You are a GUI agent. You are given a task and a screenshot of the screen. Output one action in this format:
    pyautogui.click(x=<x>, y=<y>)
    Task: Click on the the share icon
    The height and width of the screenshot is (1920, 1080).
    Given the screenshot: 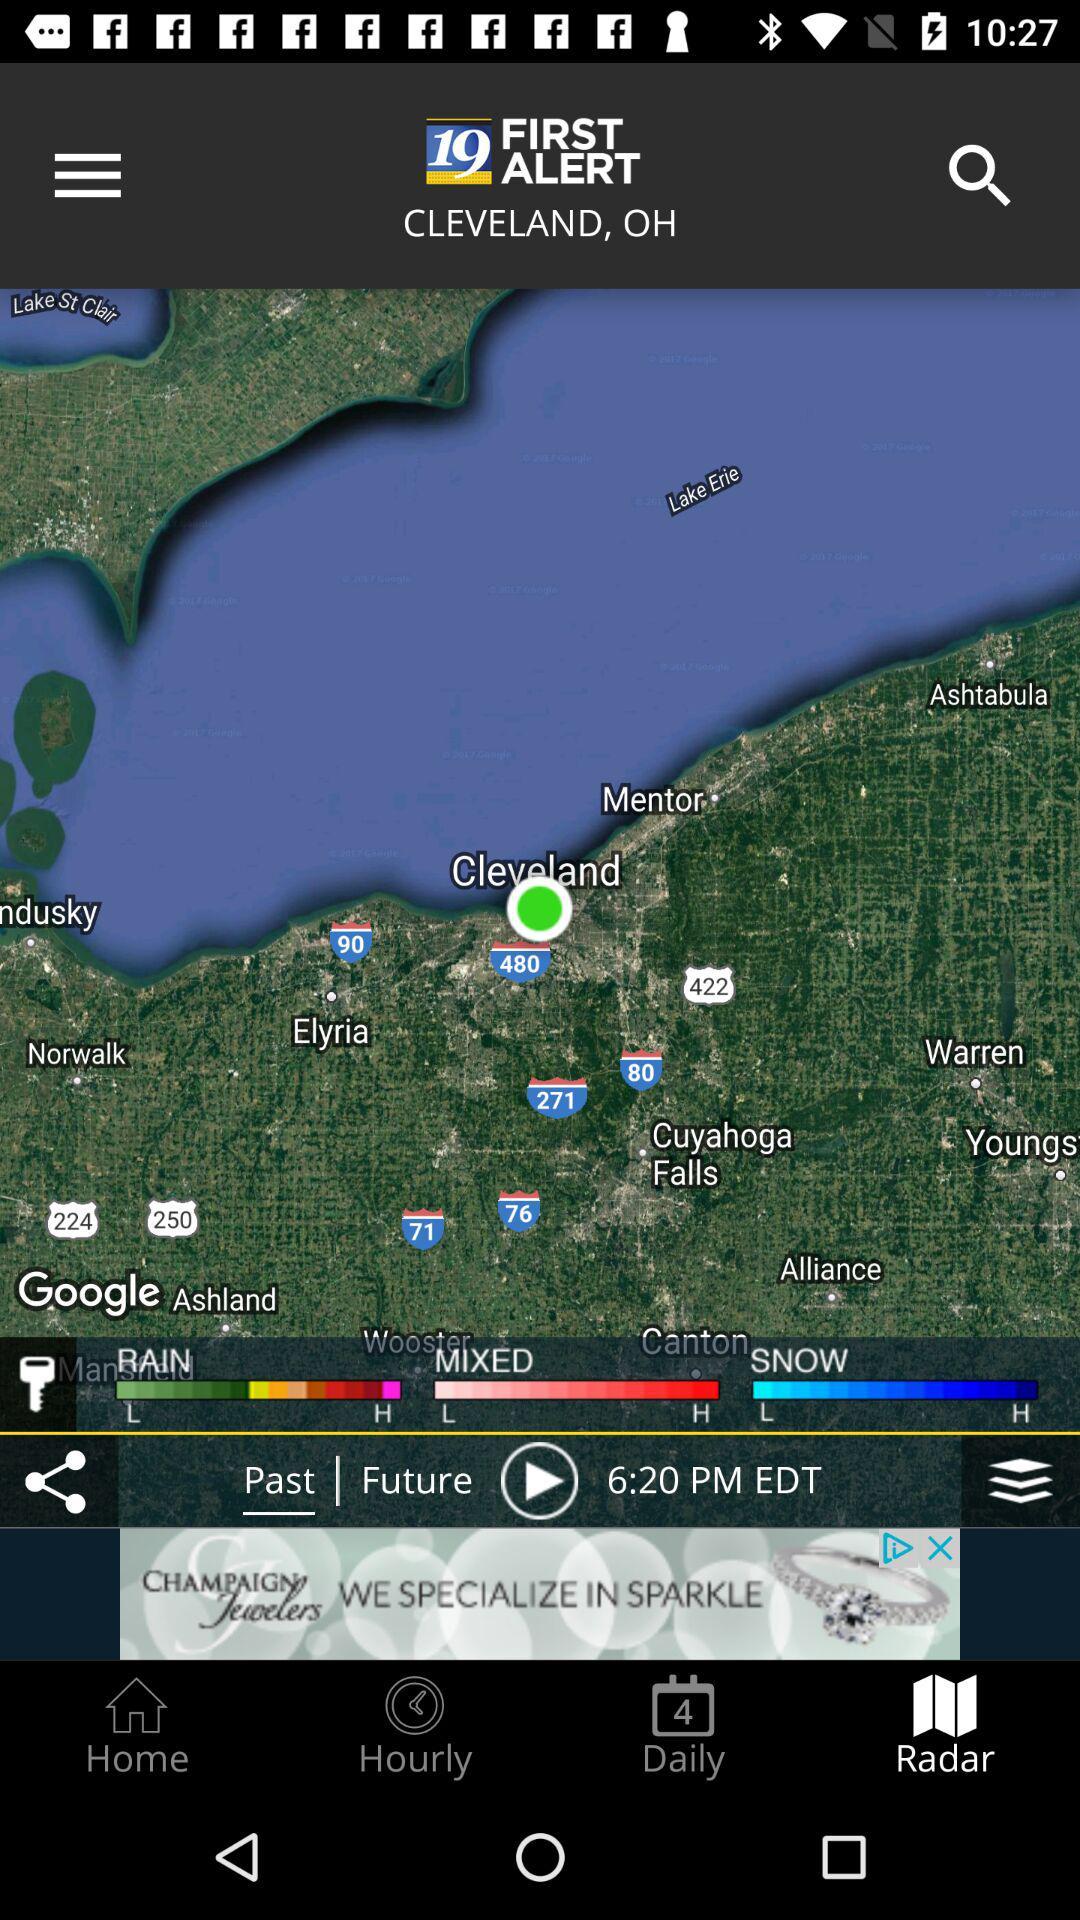 What is the action you would take?
    pyautogui.click(x=58, y=1480)
    